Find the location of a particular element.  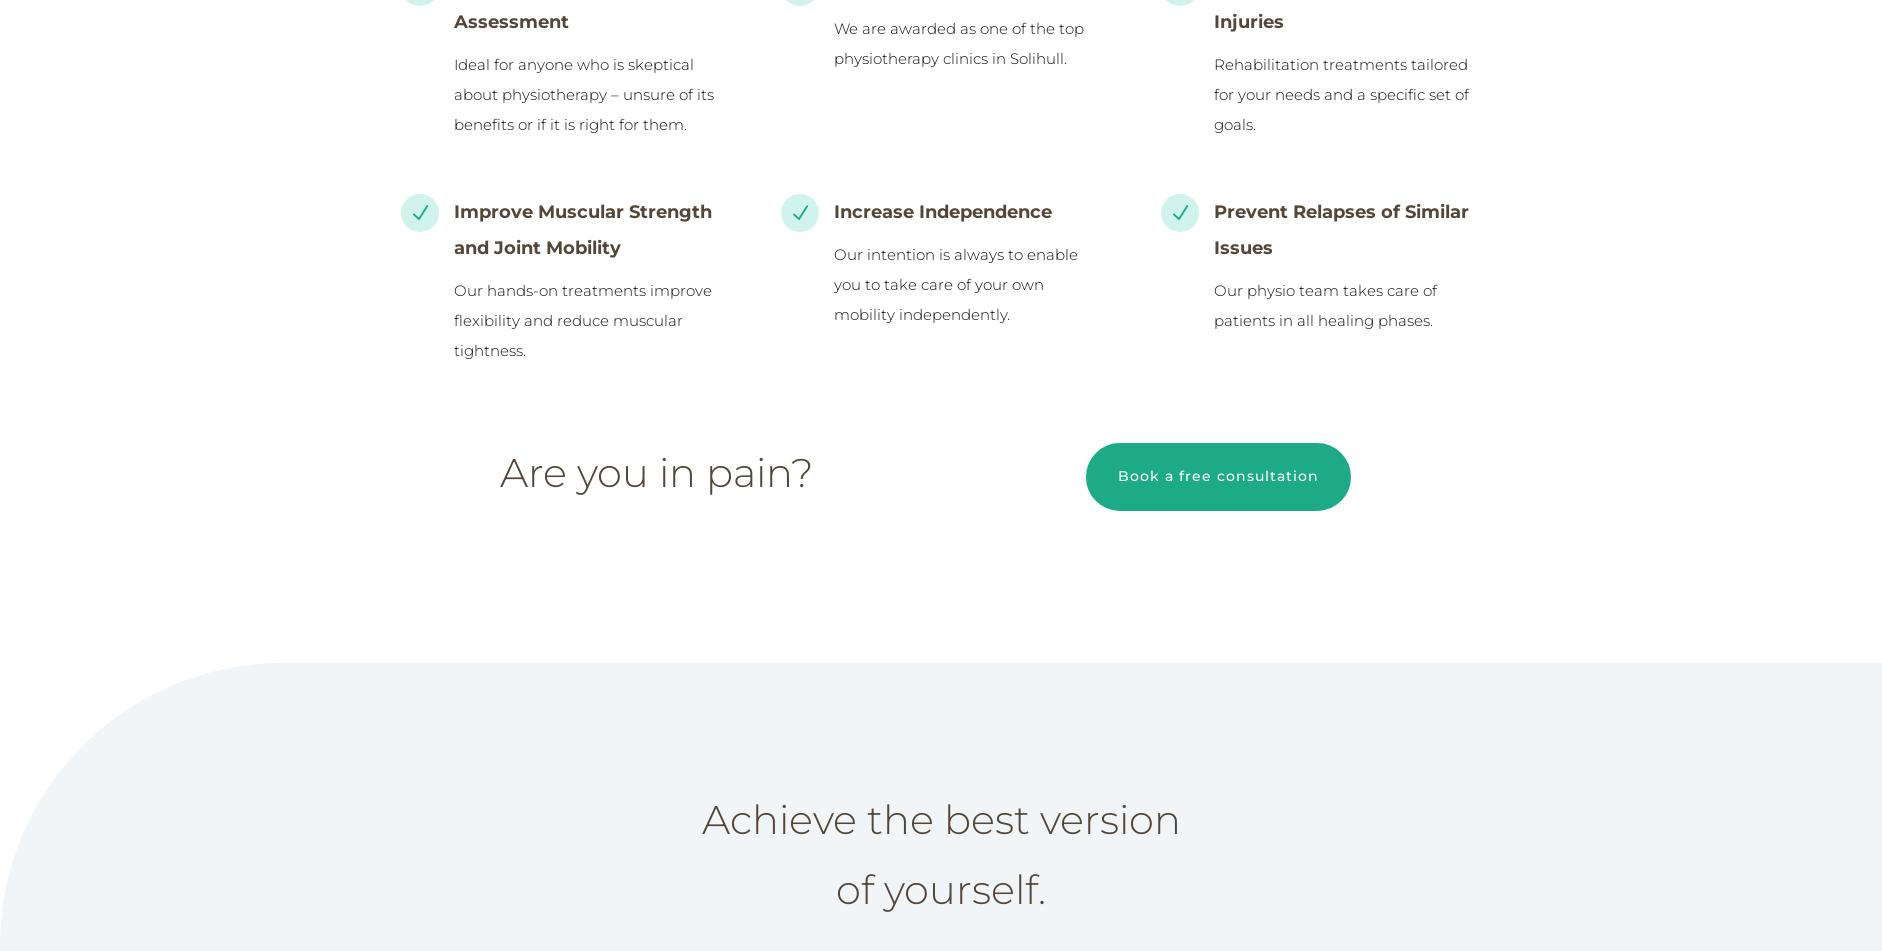

'Increase Independence' is located at coordinates (941, 211).